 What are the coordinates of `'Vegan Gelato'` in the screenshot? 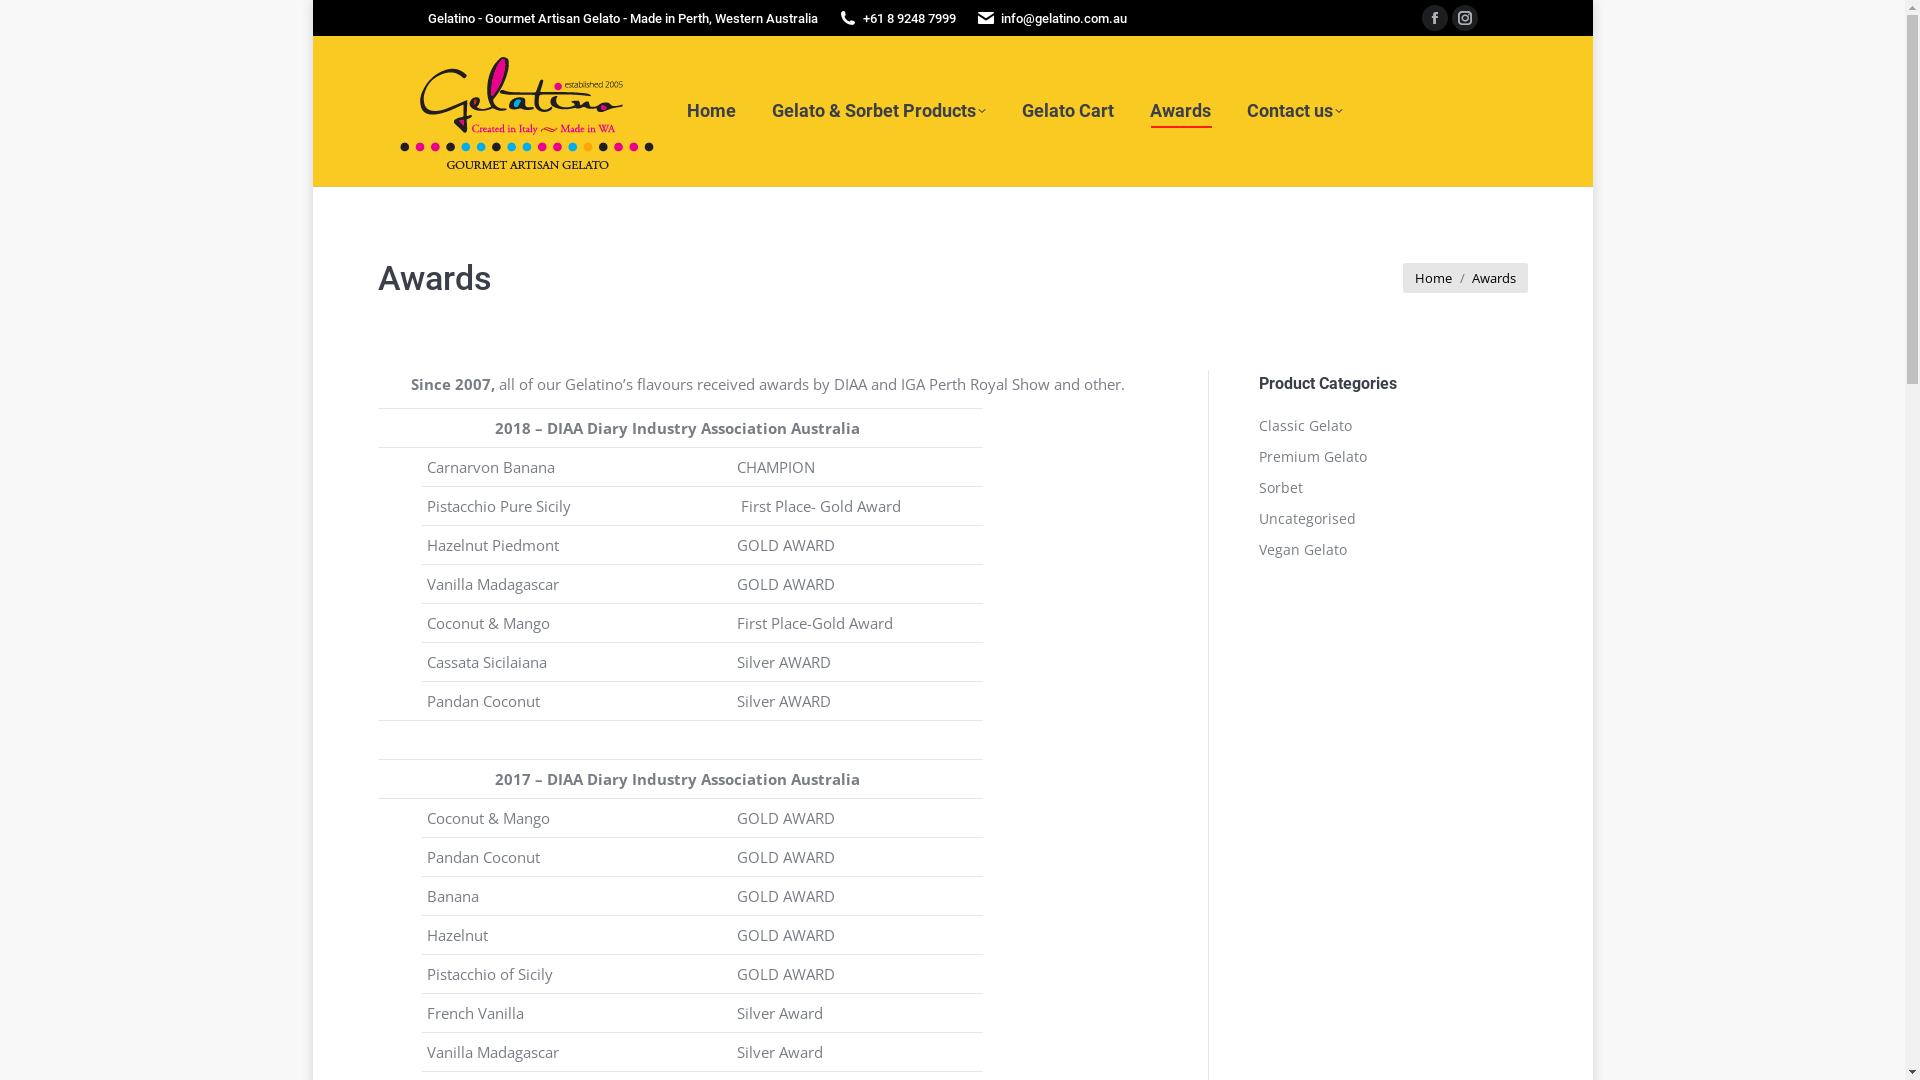 It's located at (1301, 550).